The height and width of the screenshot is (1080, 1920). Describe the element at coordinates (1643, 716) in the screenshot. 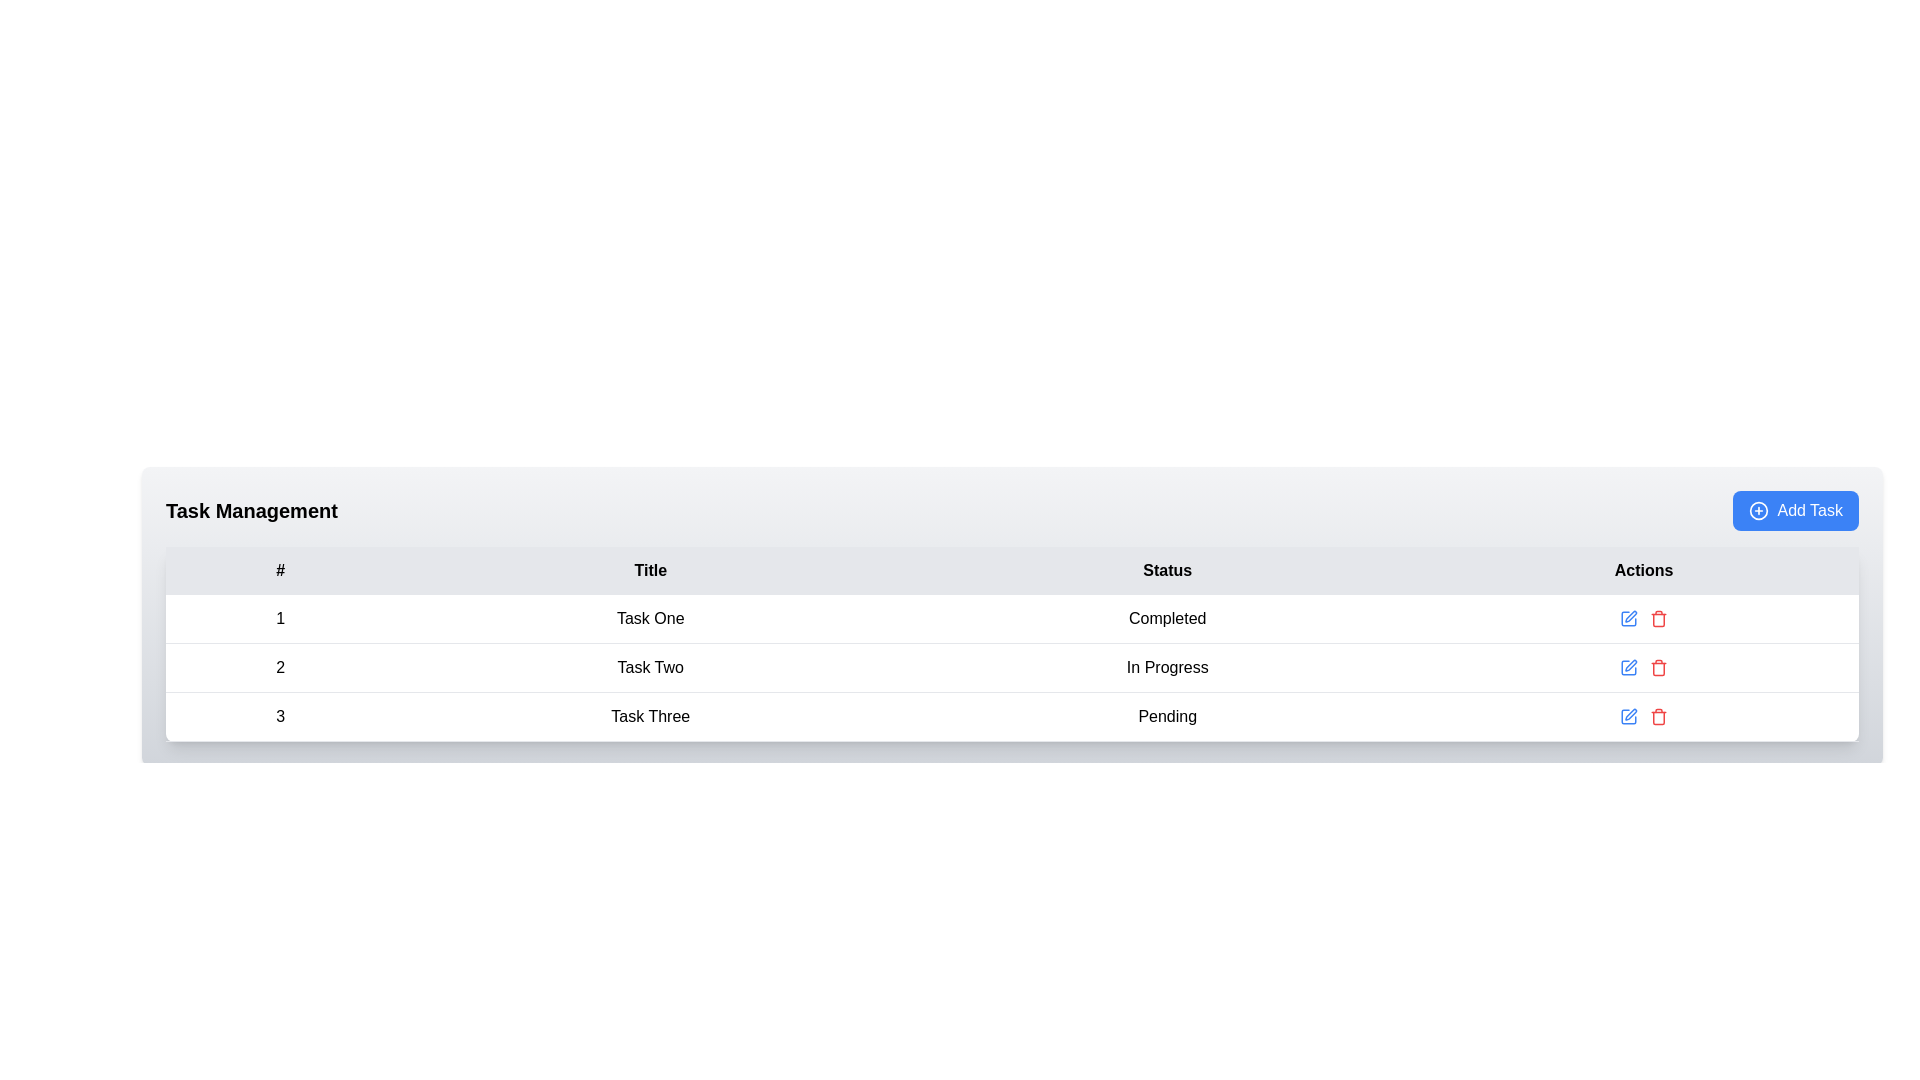

I see `the blue pen icon in the Action Control Group located in the 'Actions' column of the third row of the task management table to initiate an action` at that location.